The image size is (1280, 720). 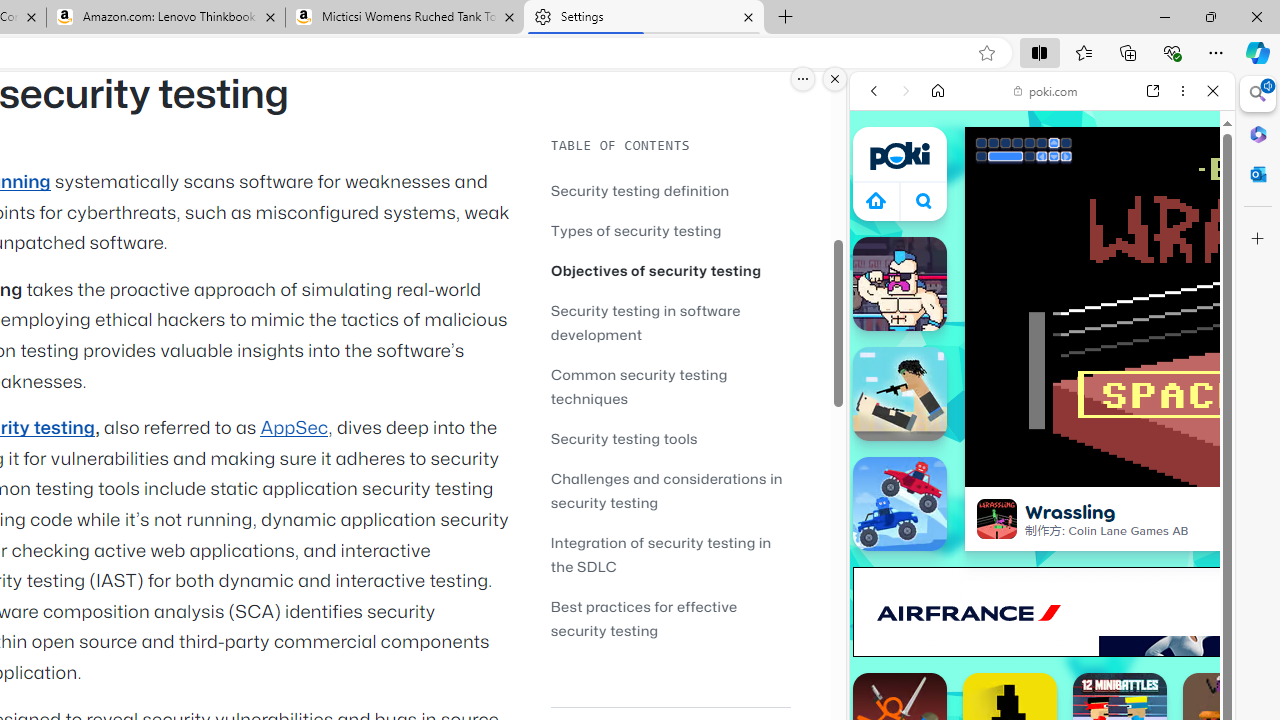 I want to click on 'Types of security testing', so click(x=635, y=229).